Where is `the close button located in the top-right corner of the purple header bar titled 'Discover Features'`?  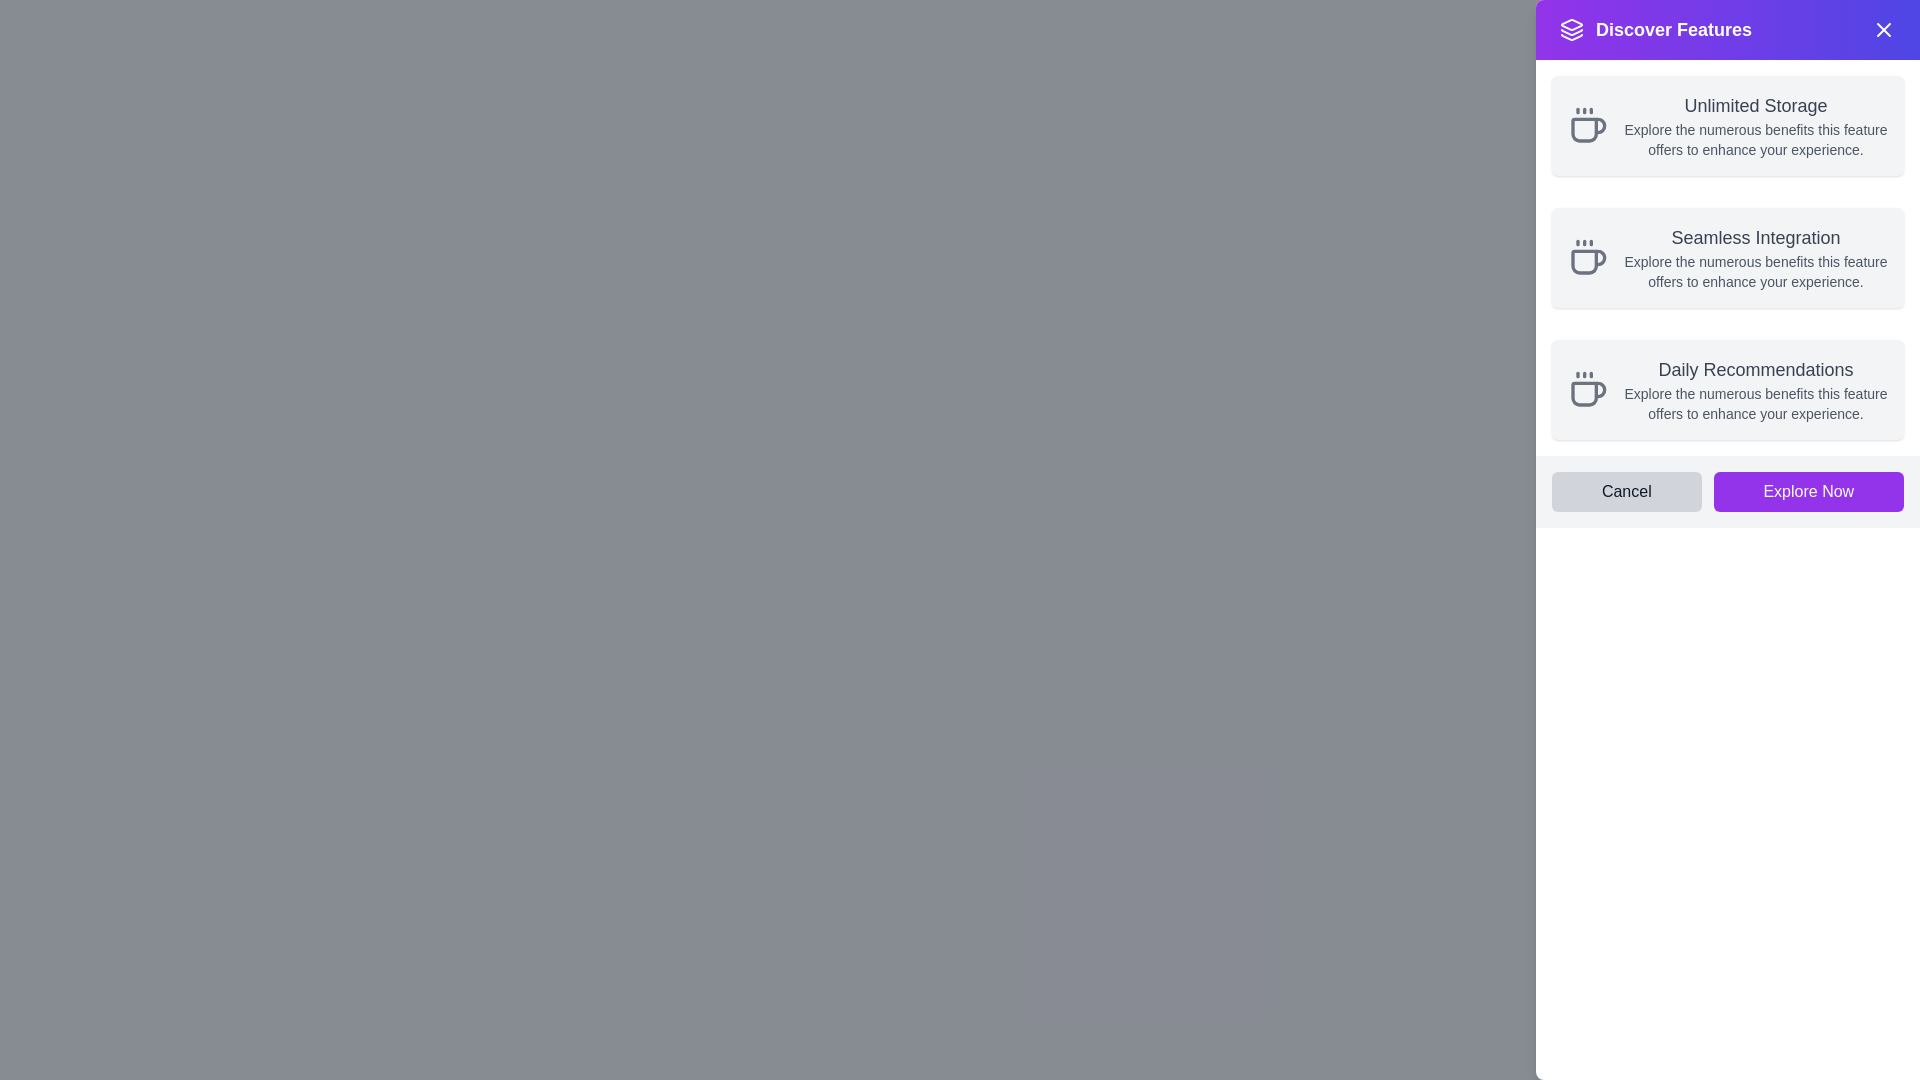 the close button located in the top-right corner of the purple header bar titled 'Discover Features' is located at coordinates (1882, 30).